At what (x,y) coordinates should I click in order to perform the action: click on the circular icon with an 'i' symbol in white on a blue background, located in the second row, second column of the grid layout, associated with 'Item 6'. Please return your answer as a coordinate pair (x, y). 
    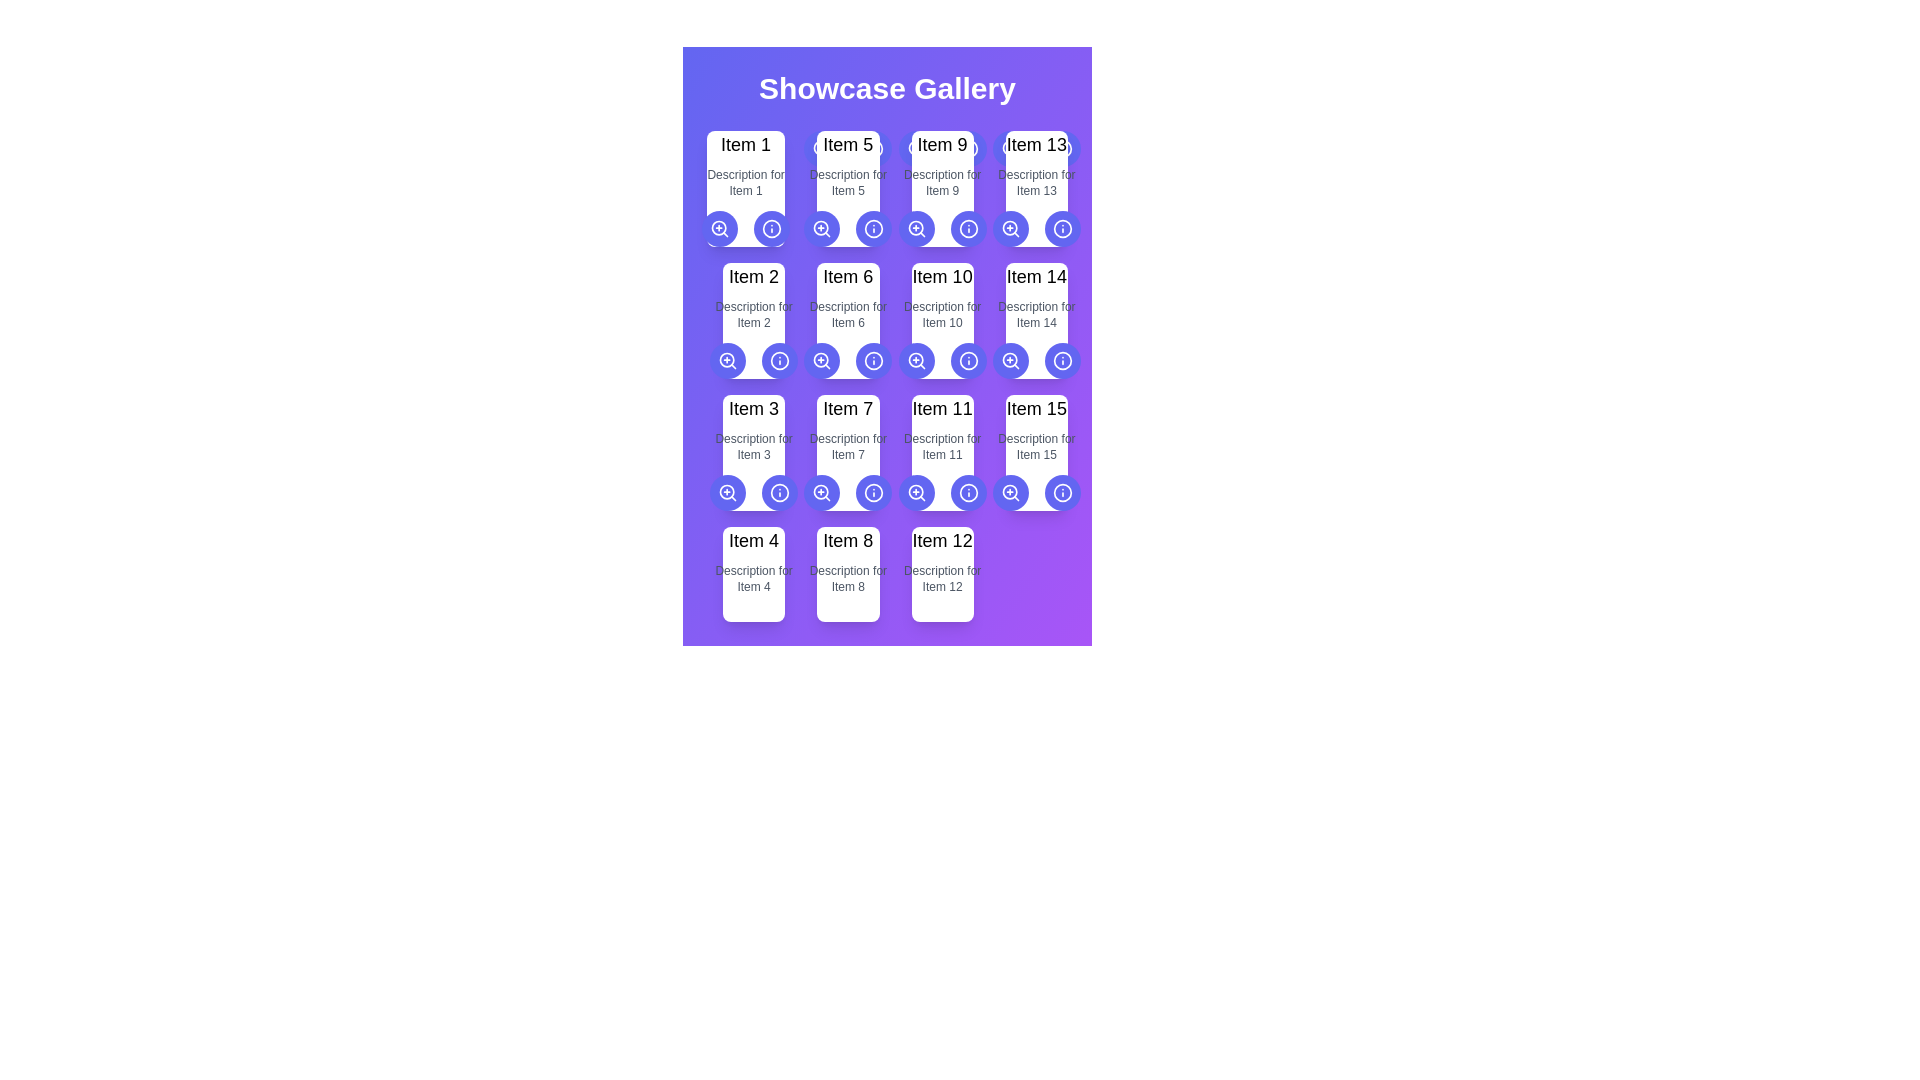
    Looking at the image, I should click on (779, 361).